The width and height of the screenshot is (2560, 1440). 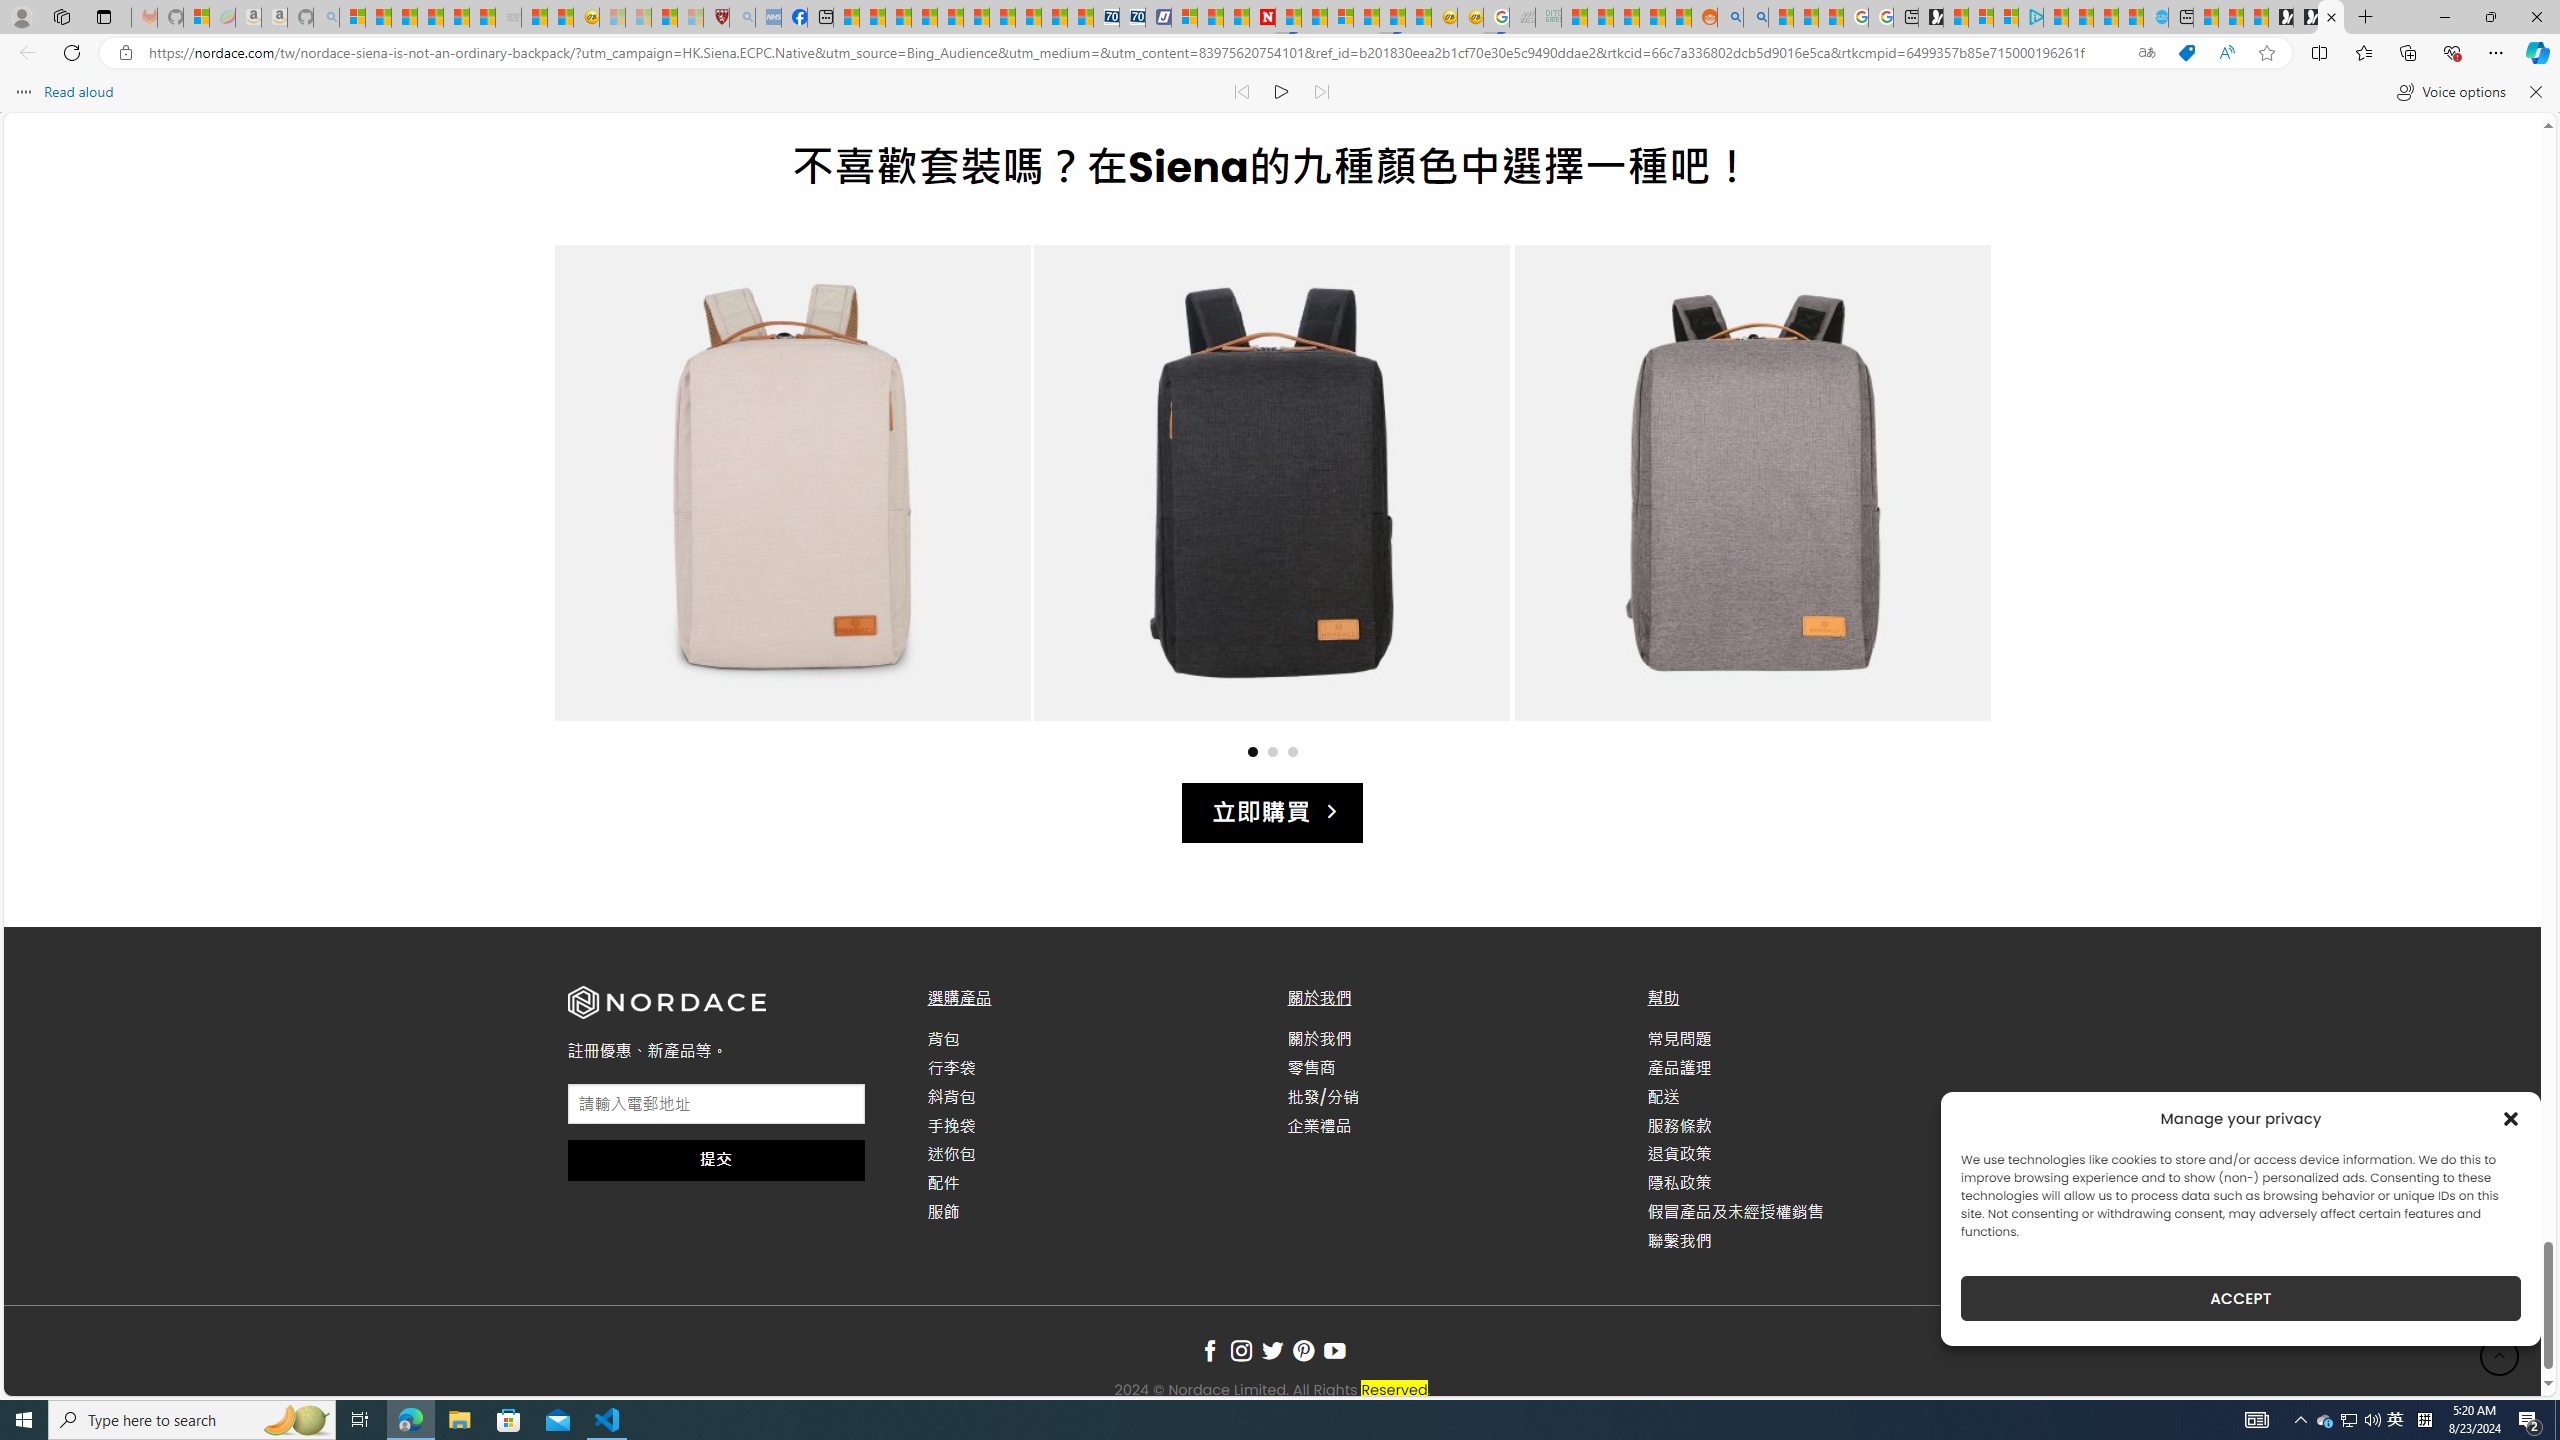 I want to click on '14 Common Myths Debunked By Scientific Facts', so click(x=1313, y=16).